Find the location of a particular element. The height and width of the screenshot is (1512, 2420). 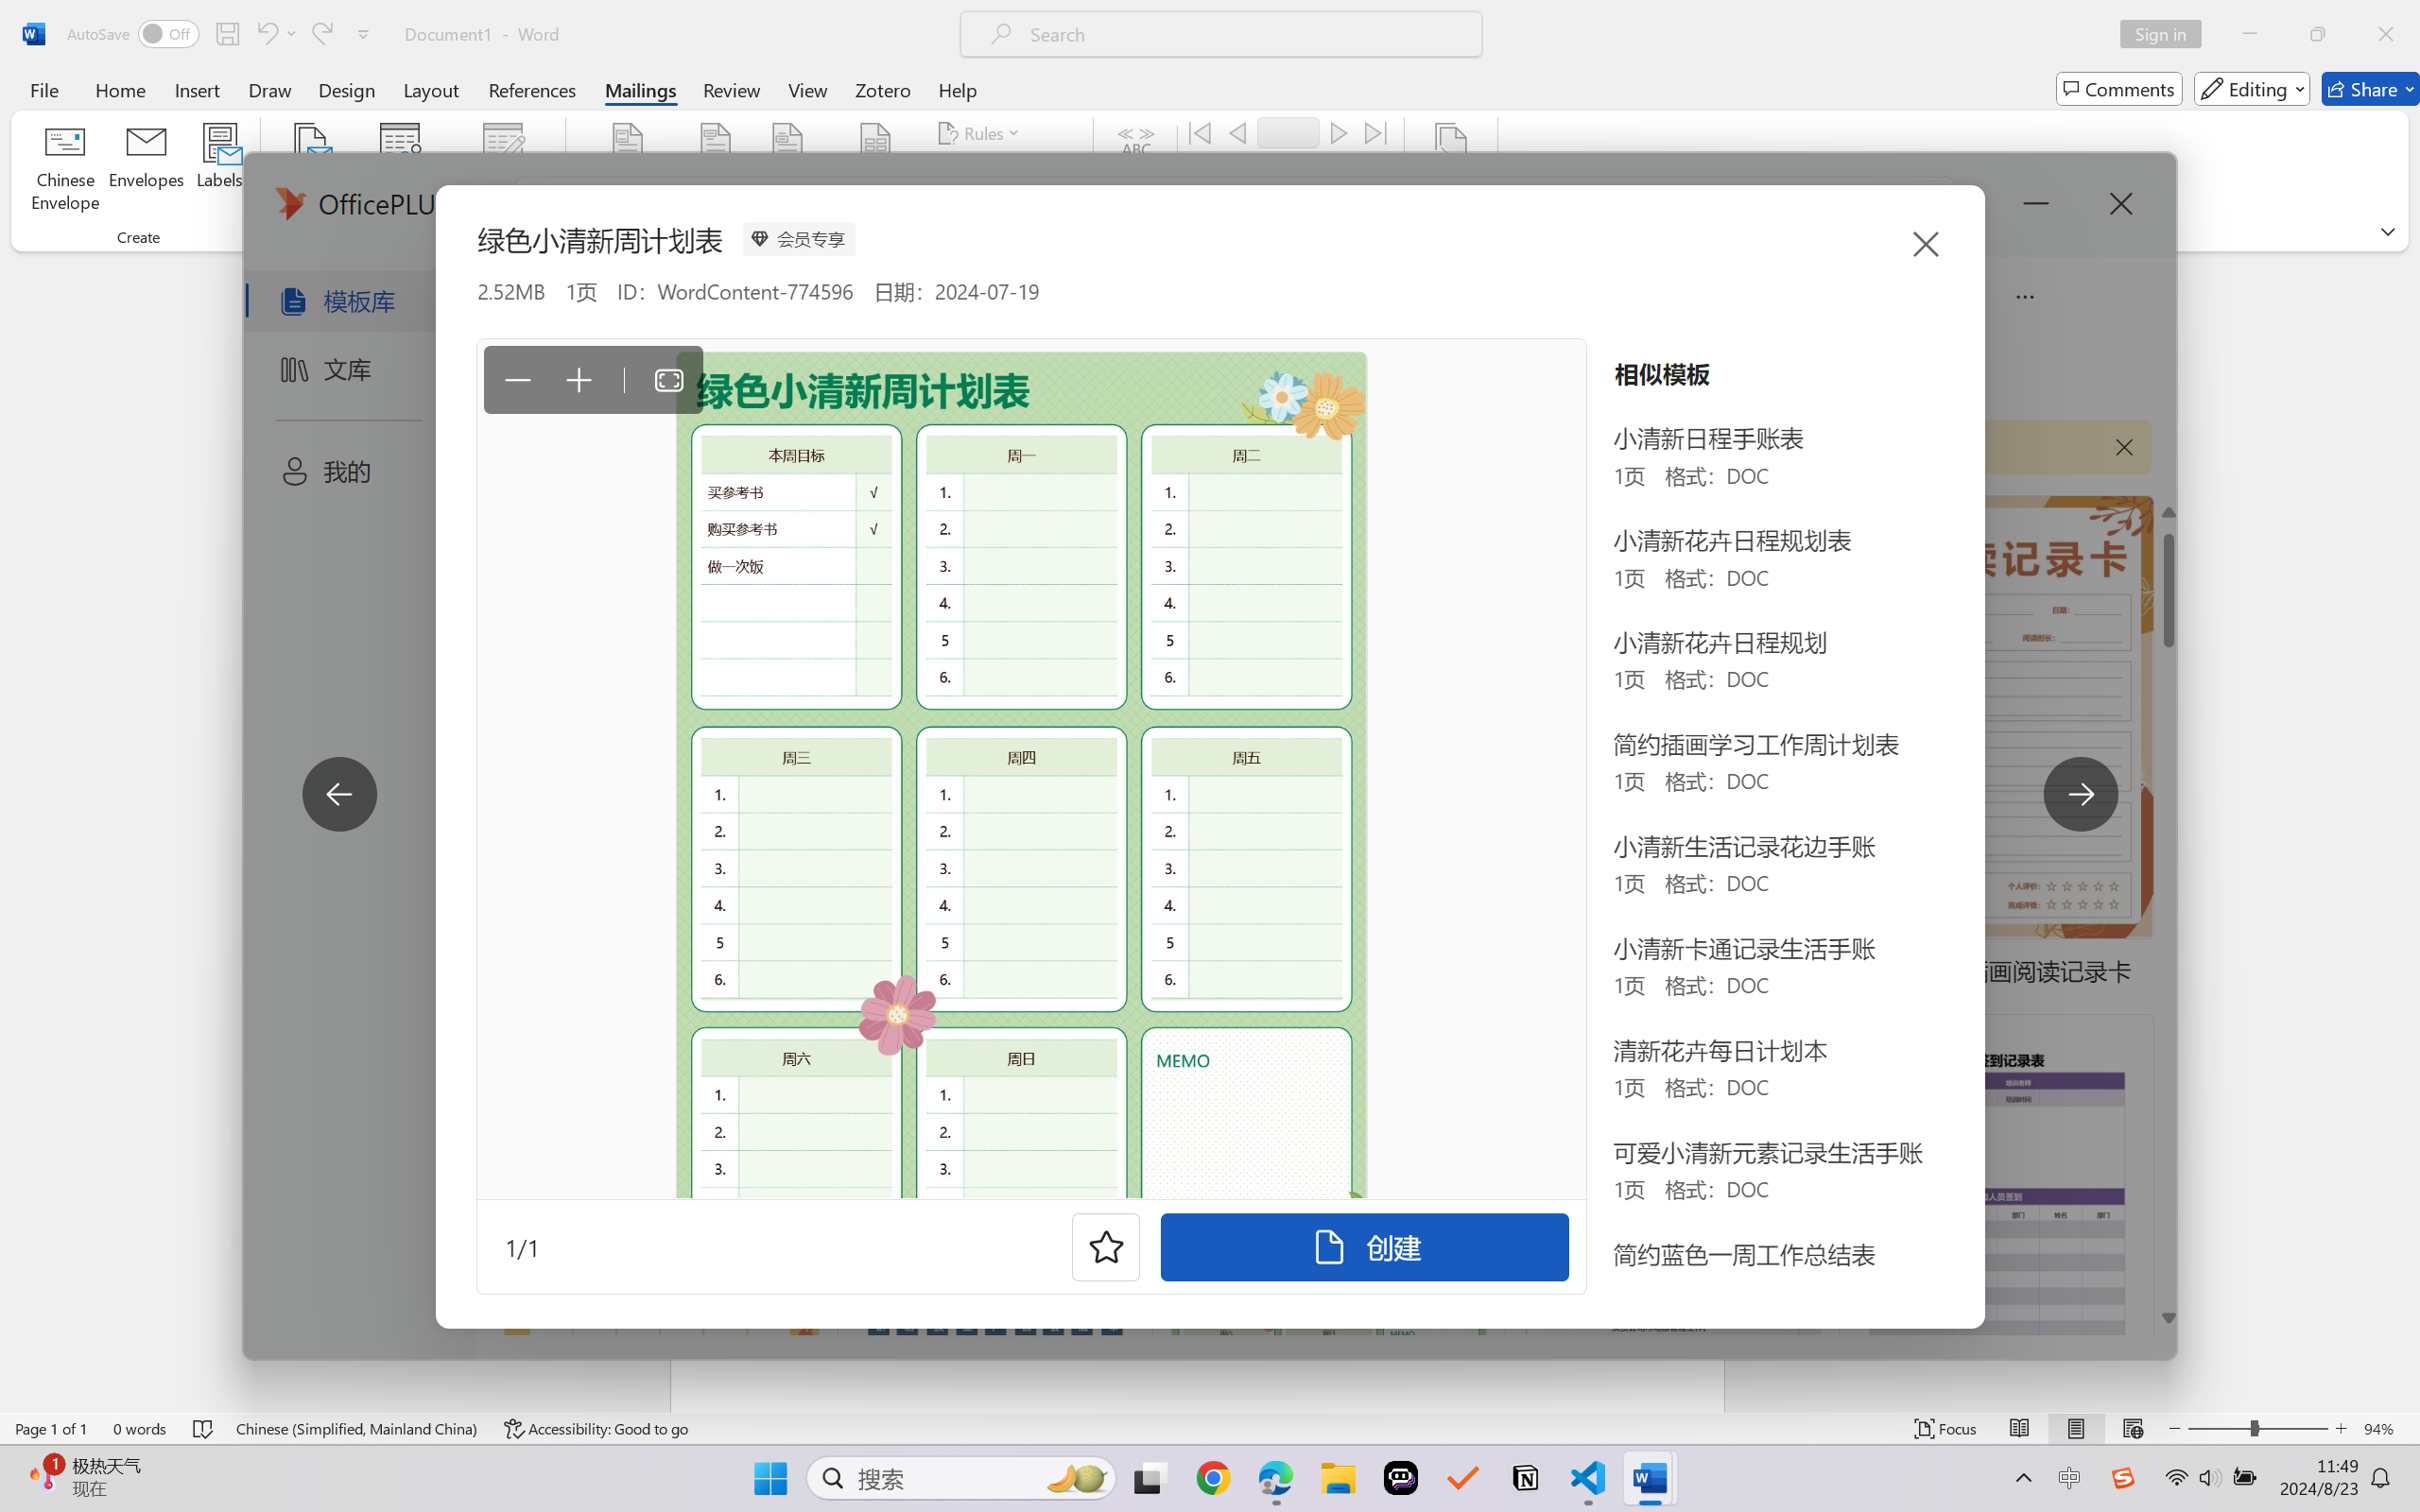

'Redo Apply Quick Style' is located at coordinates (320, 33).